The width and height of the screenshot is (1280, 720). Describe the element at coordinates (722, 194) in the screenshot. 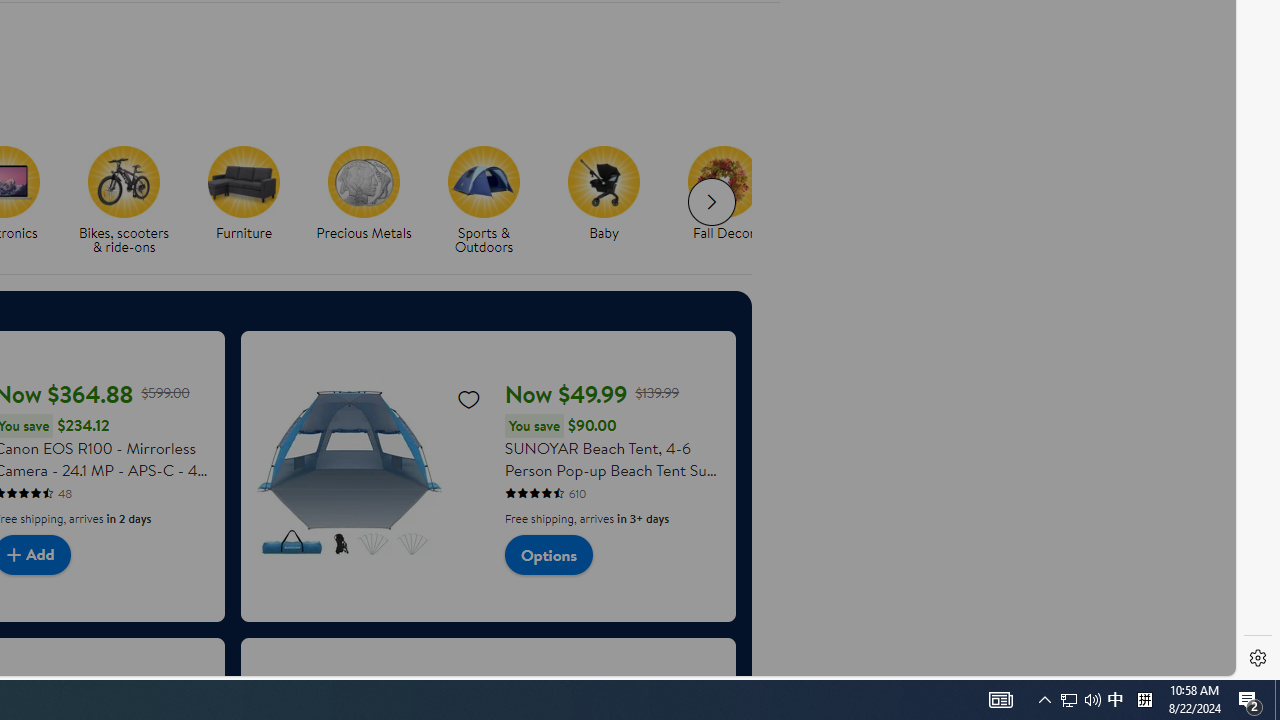

I see `'Fall Decor Fall Decor'` at that location.